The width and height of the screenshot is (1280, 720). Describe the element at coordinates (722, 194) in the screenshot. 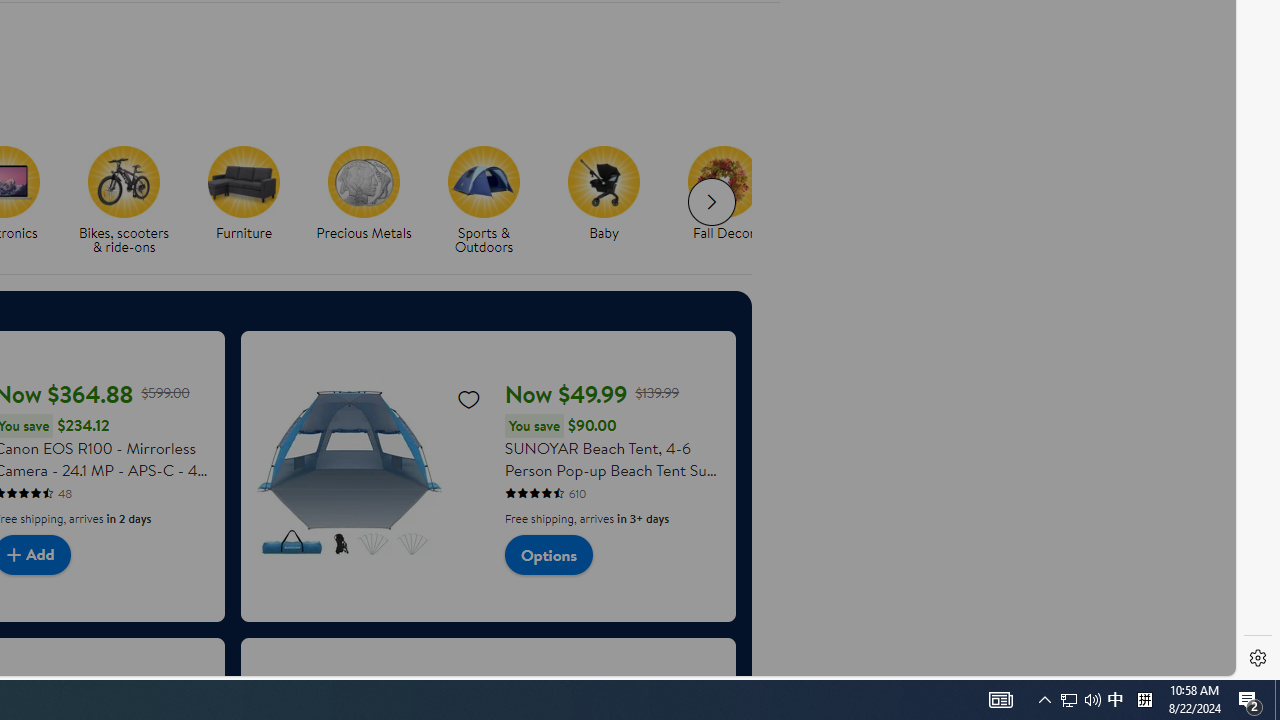

I see `'Fall Decor Fall Decor'` at that location.